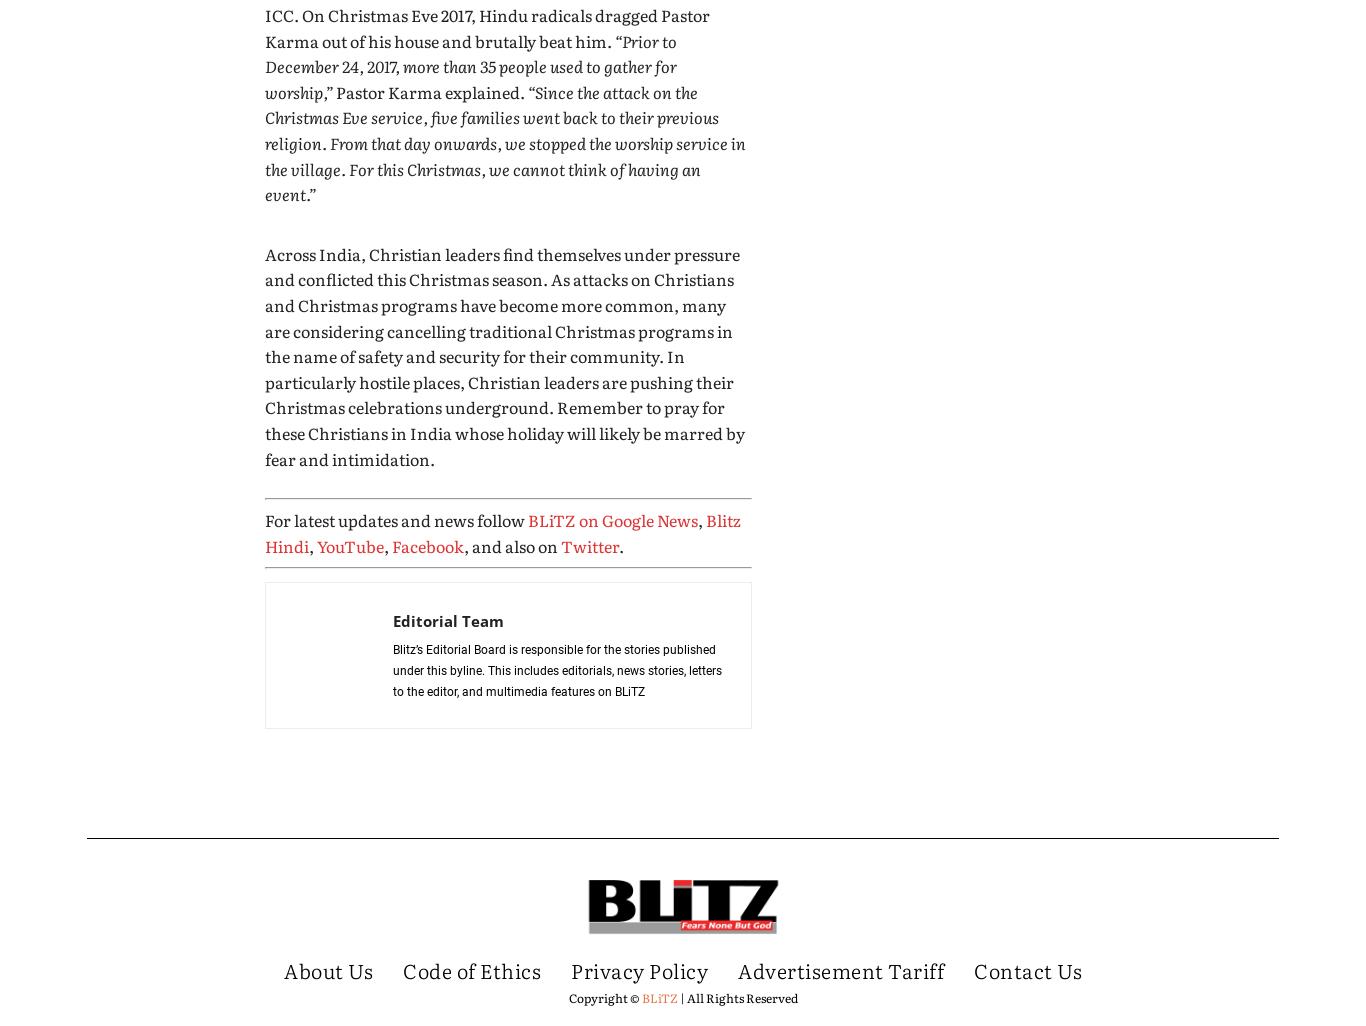 Image resolution: width=1366 pixels, height=1026 pixels. Describe the element at coordinates (395, 519) in the screenshot. I see `'For latest updates and news follow'` at that location.